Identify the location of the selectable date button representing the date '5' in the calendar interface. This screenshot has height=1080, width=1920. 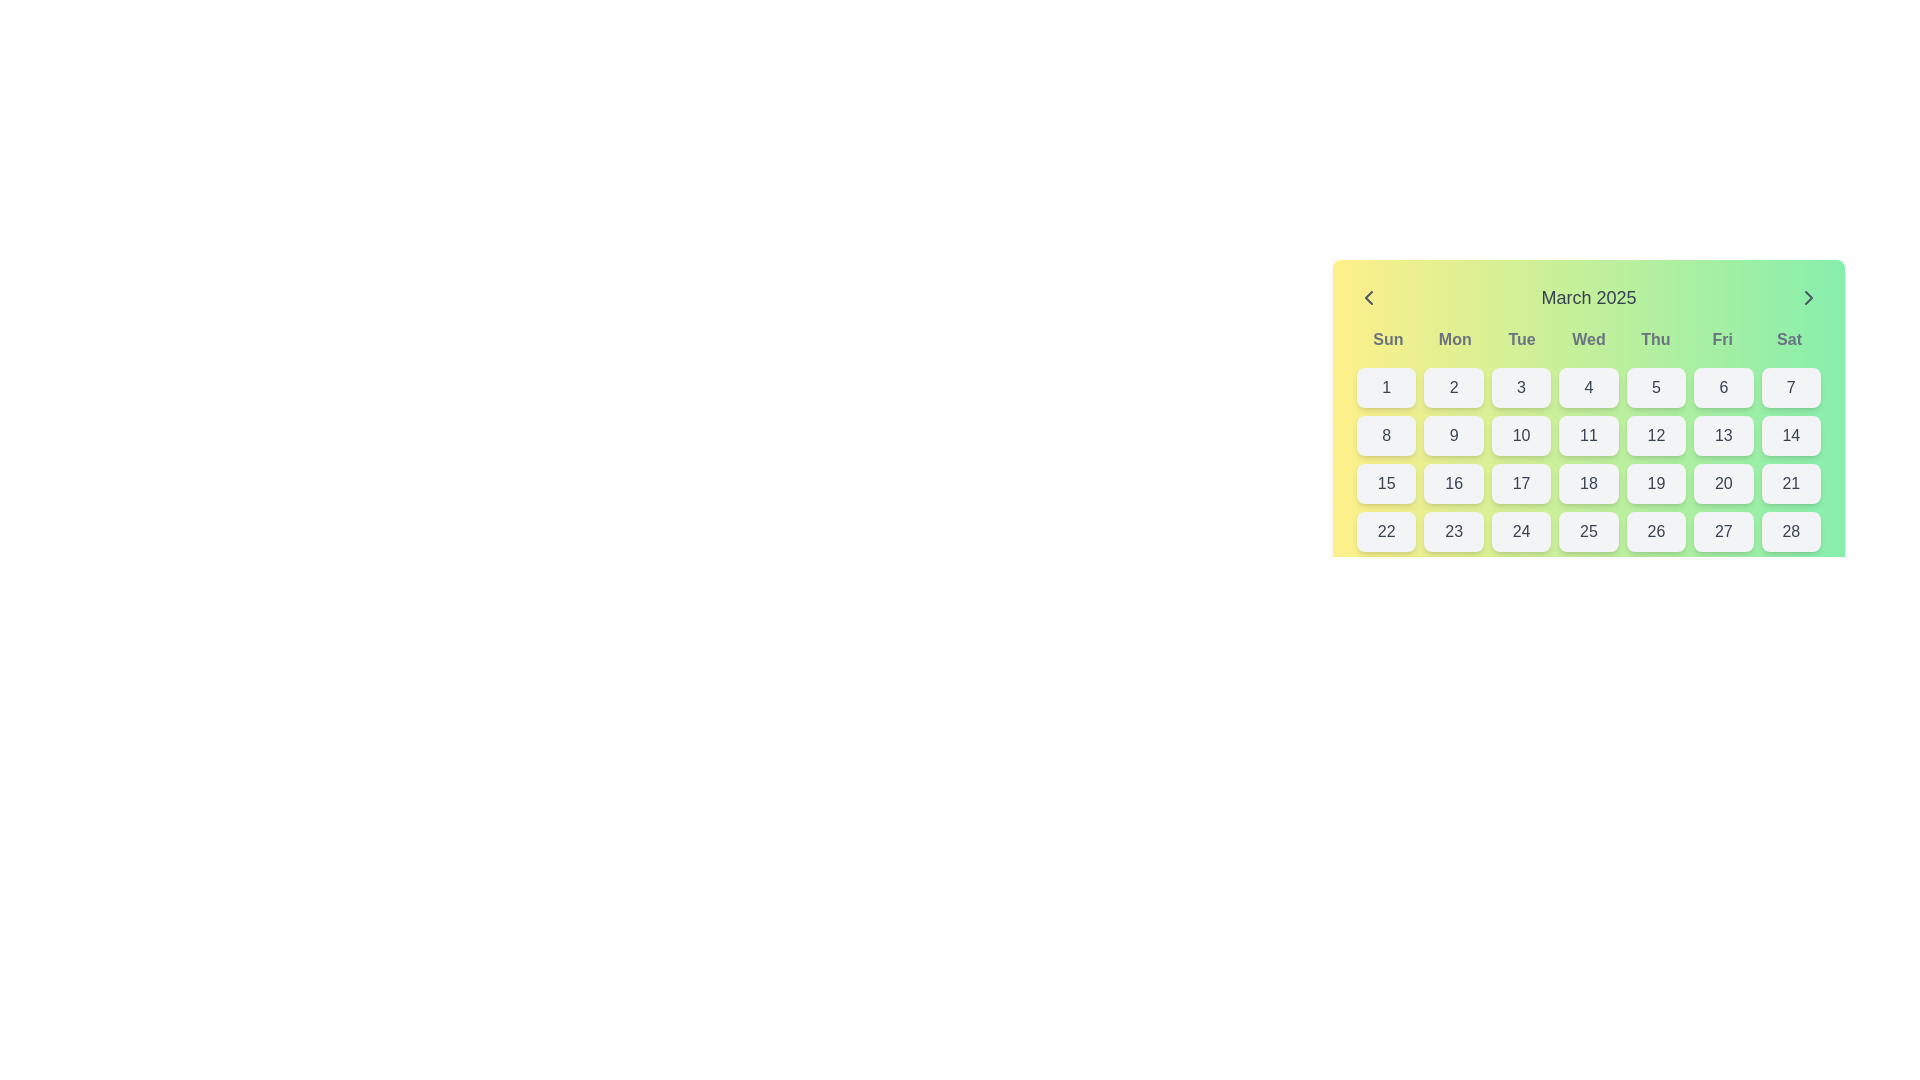
(1656, 388).